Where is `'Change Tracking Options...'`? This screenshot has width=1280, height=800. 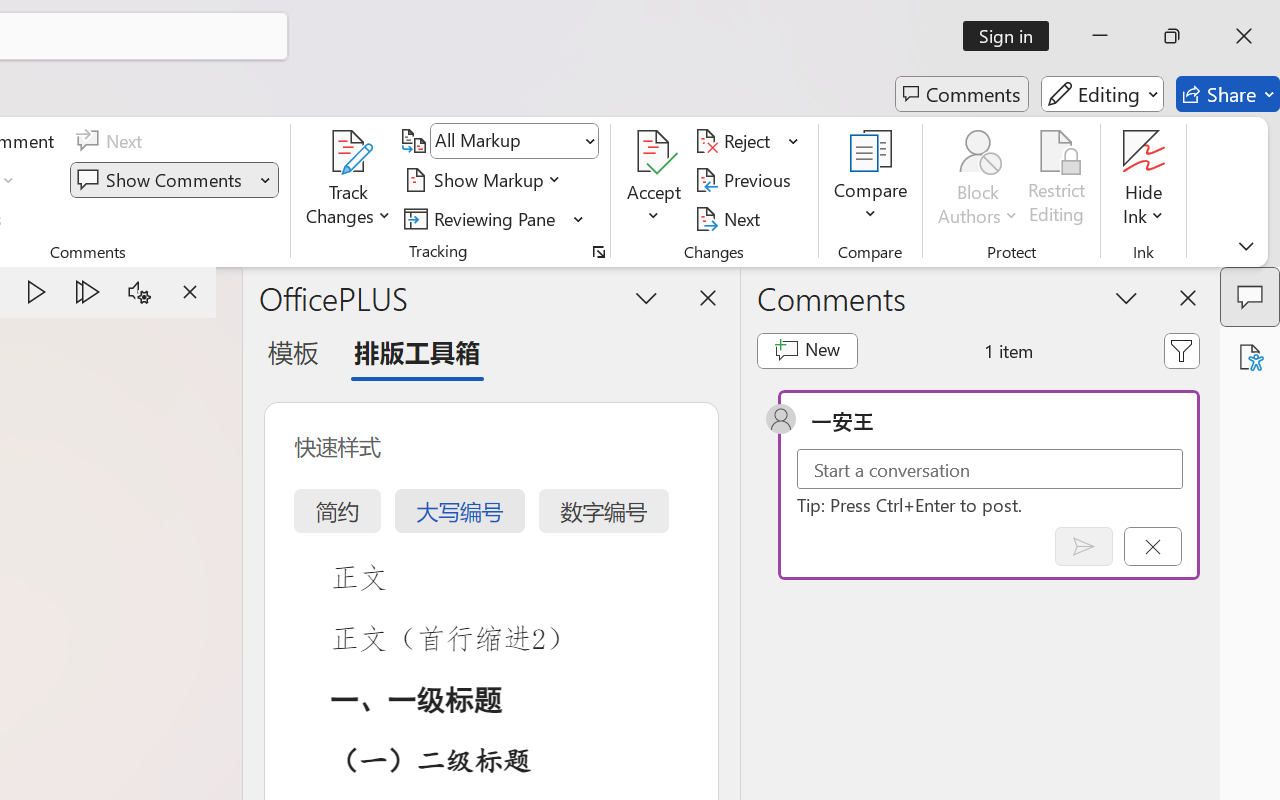
'Change Tracking Options...' is located at coordinates (598, 251).